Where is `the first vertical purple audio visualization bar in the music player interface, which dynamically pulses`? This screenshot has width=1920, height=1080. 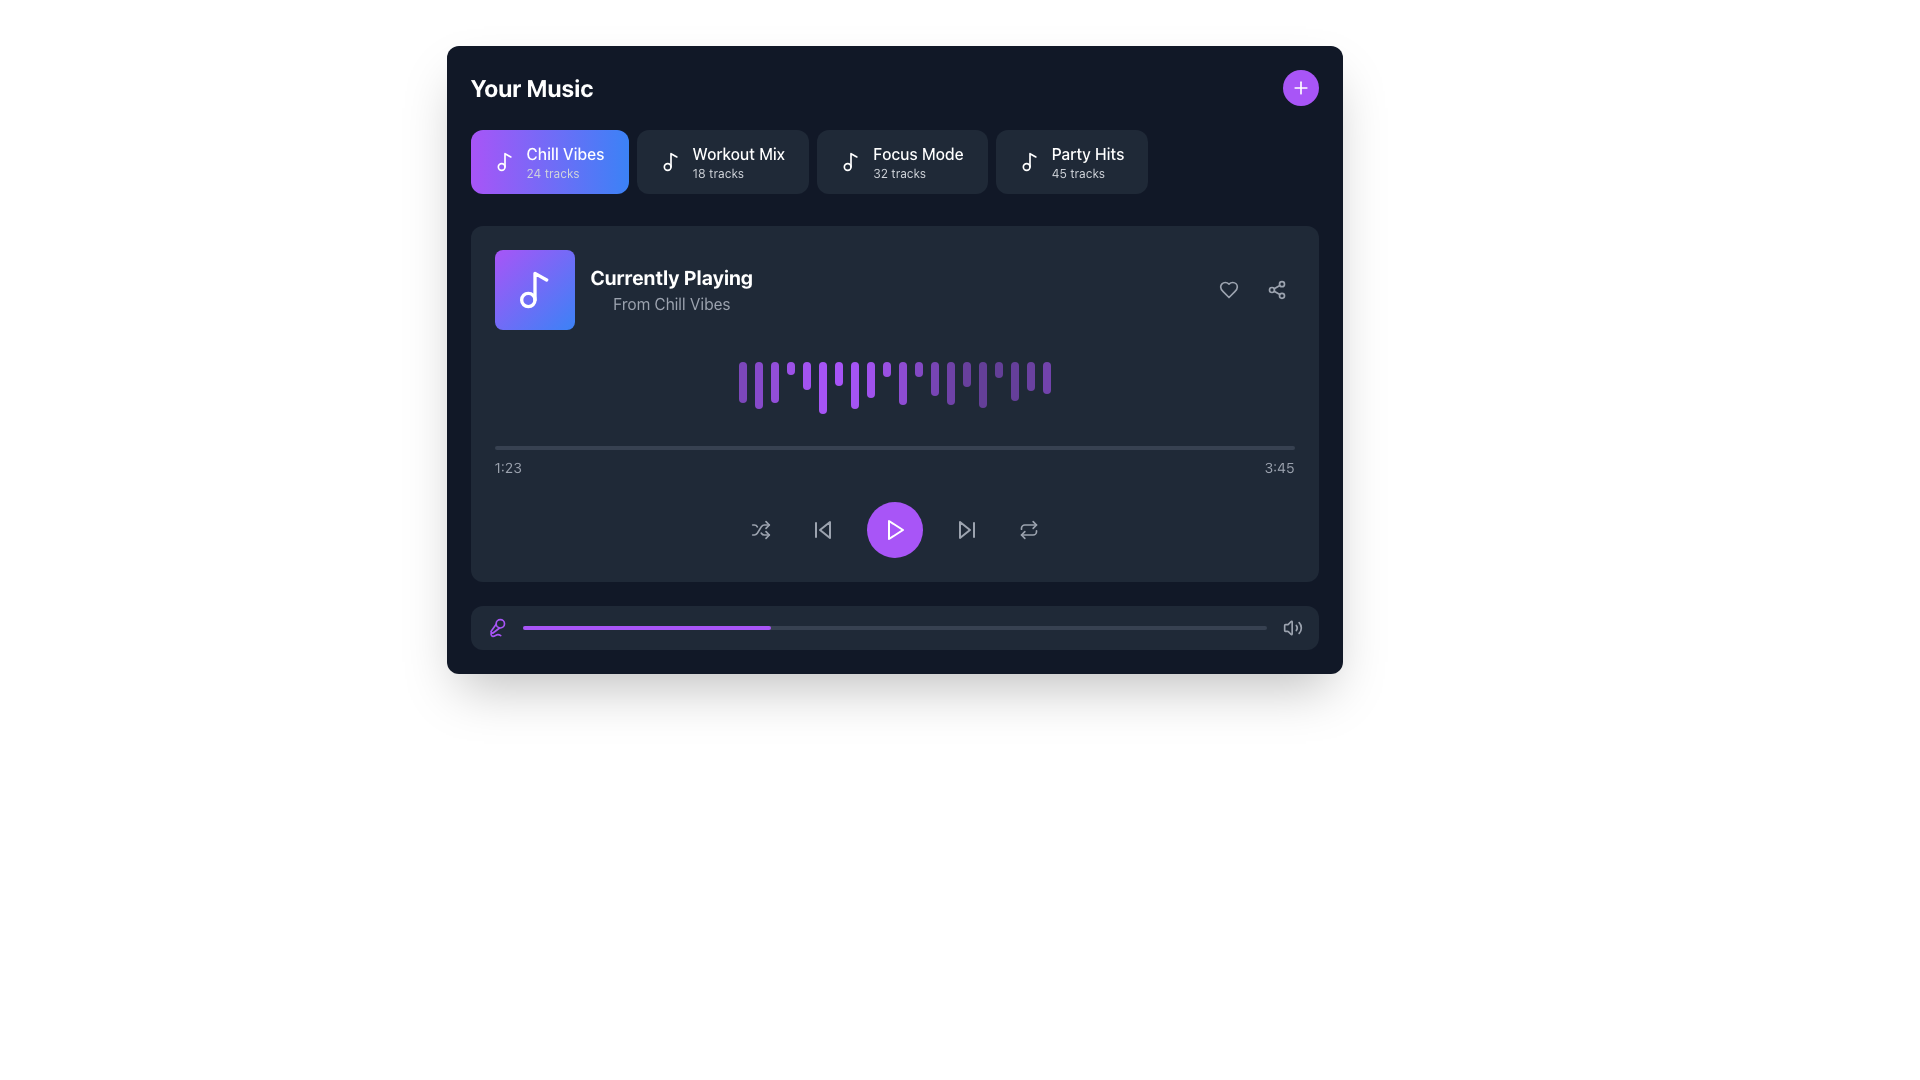
the first vertical purple audio visualization bar in the music player interface, which dynamically pulses is located at coordinates (741, 382).